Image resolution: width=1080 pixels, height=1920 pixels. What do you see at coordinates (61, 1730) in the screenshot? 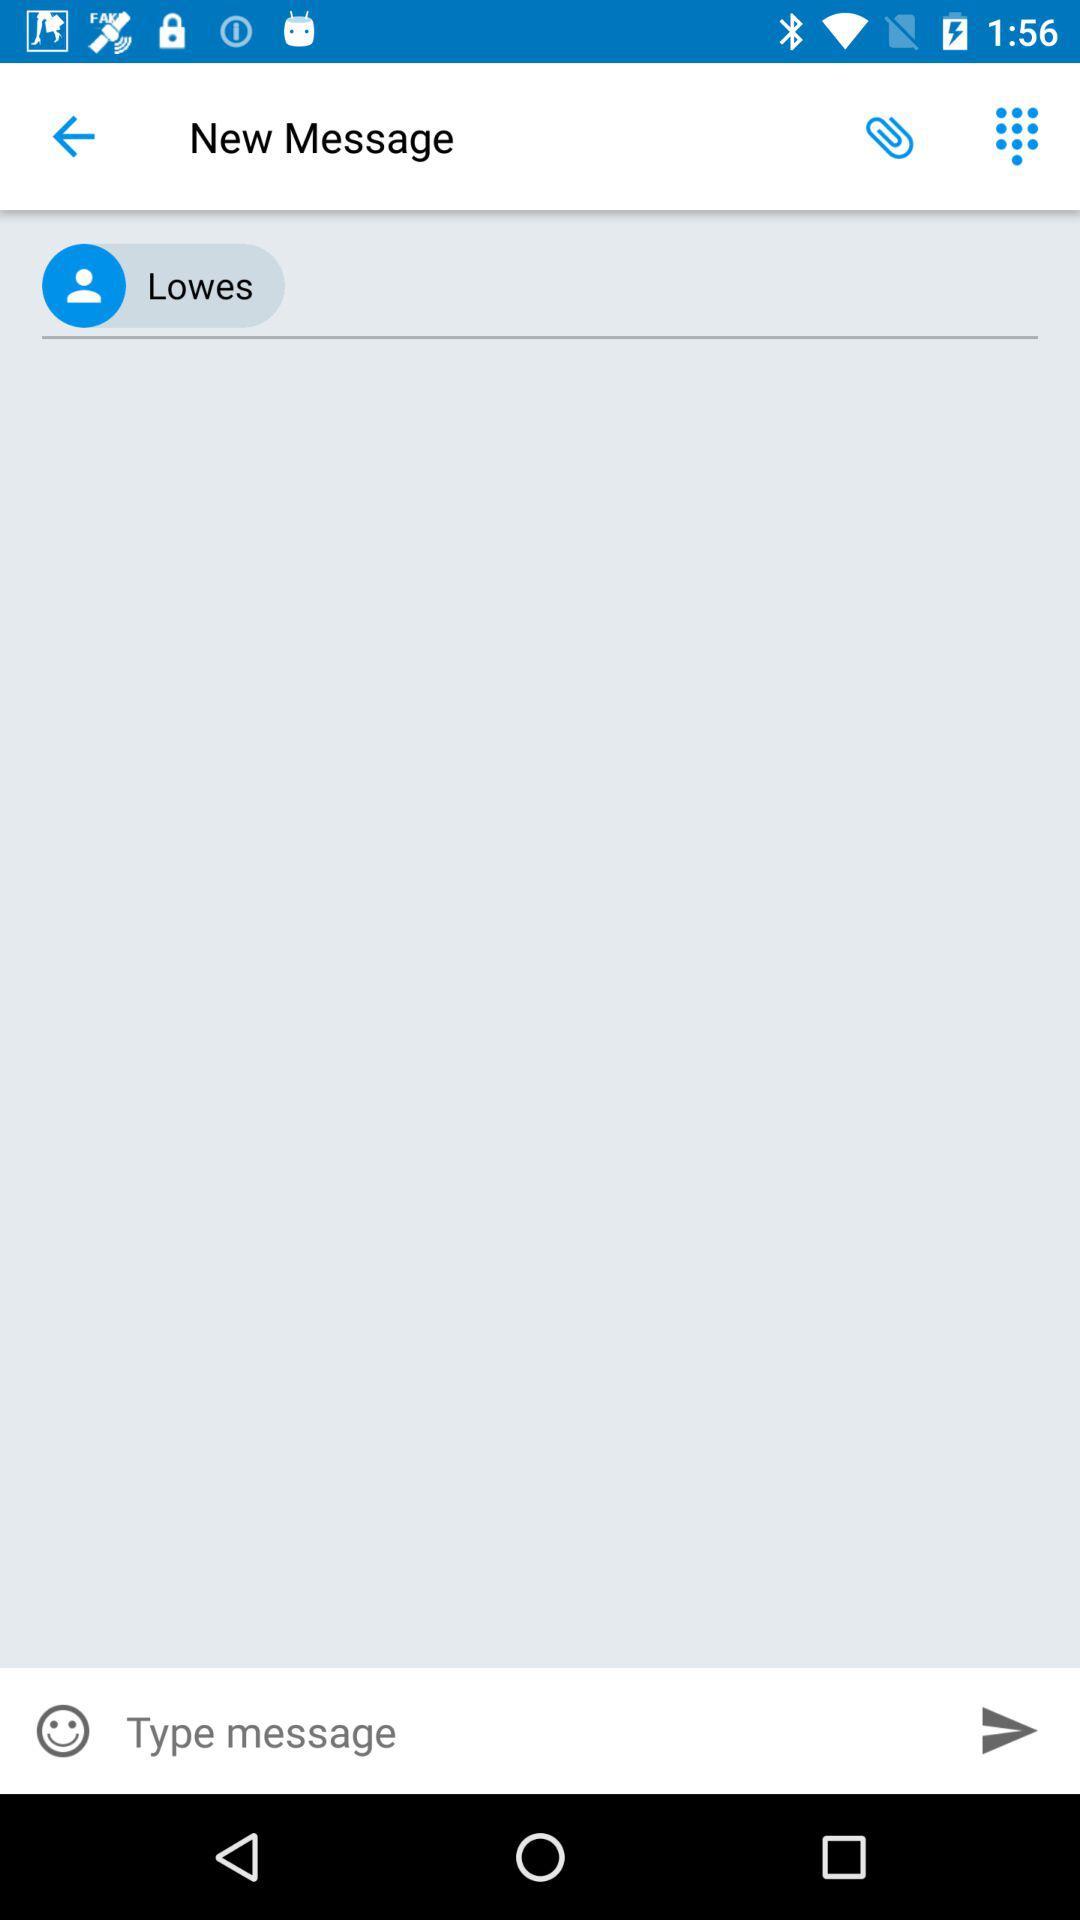
I see `the emoji icon` at bounding box center [61, 1730].